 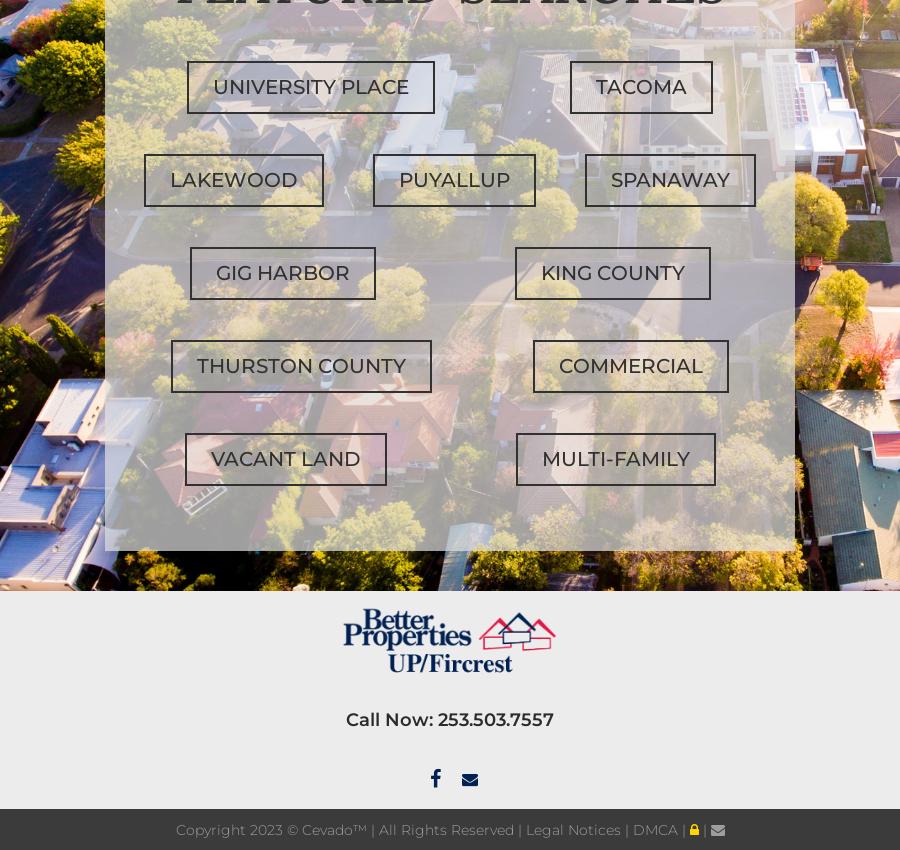 What do you see at coordinates (233, 178) in the screenshot?
I see `'Lakewood'` at bounding box center [233, 178].